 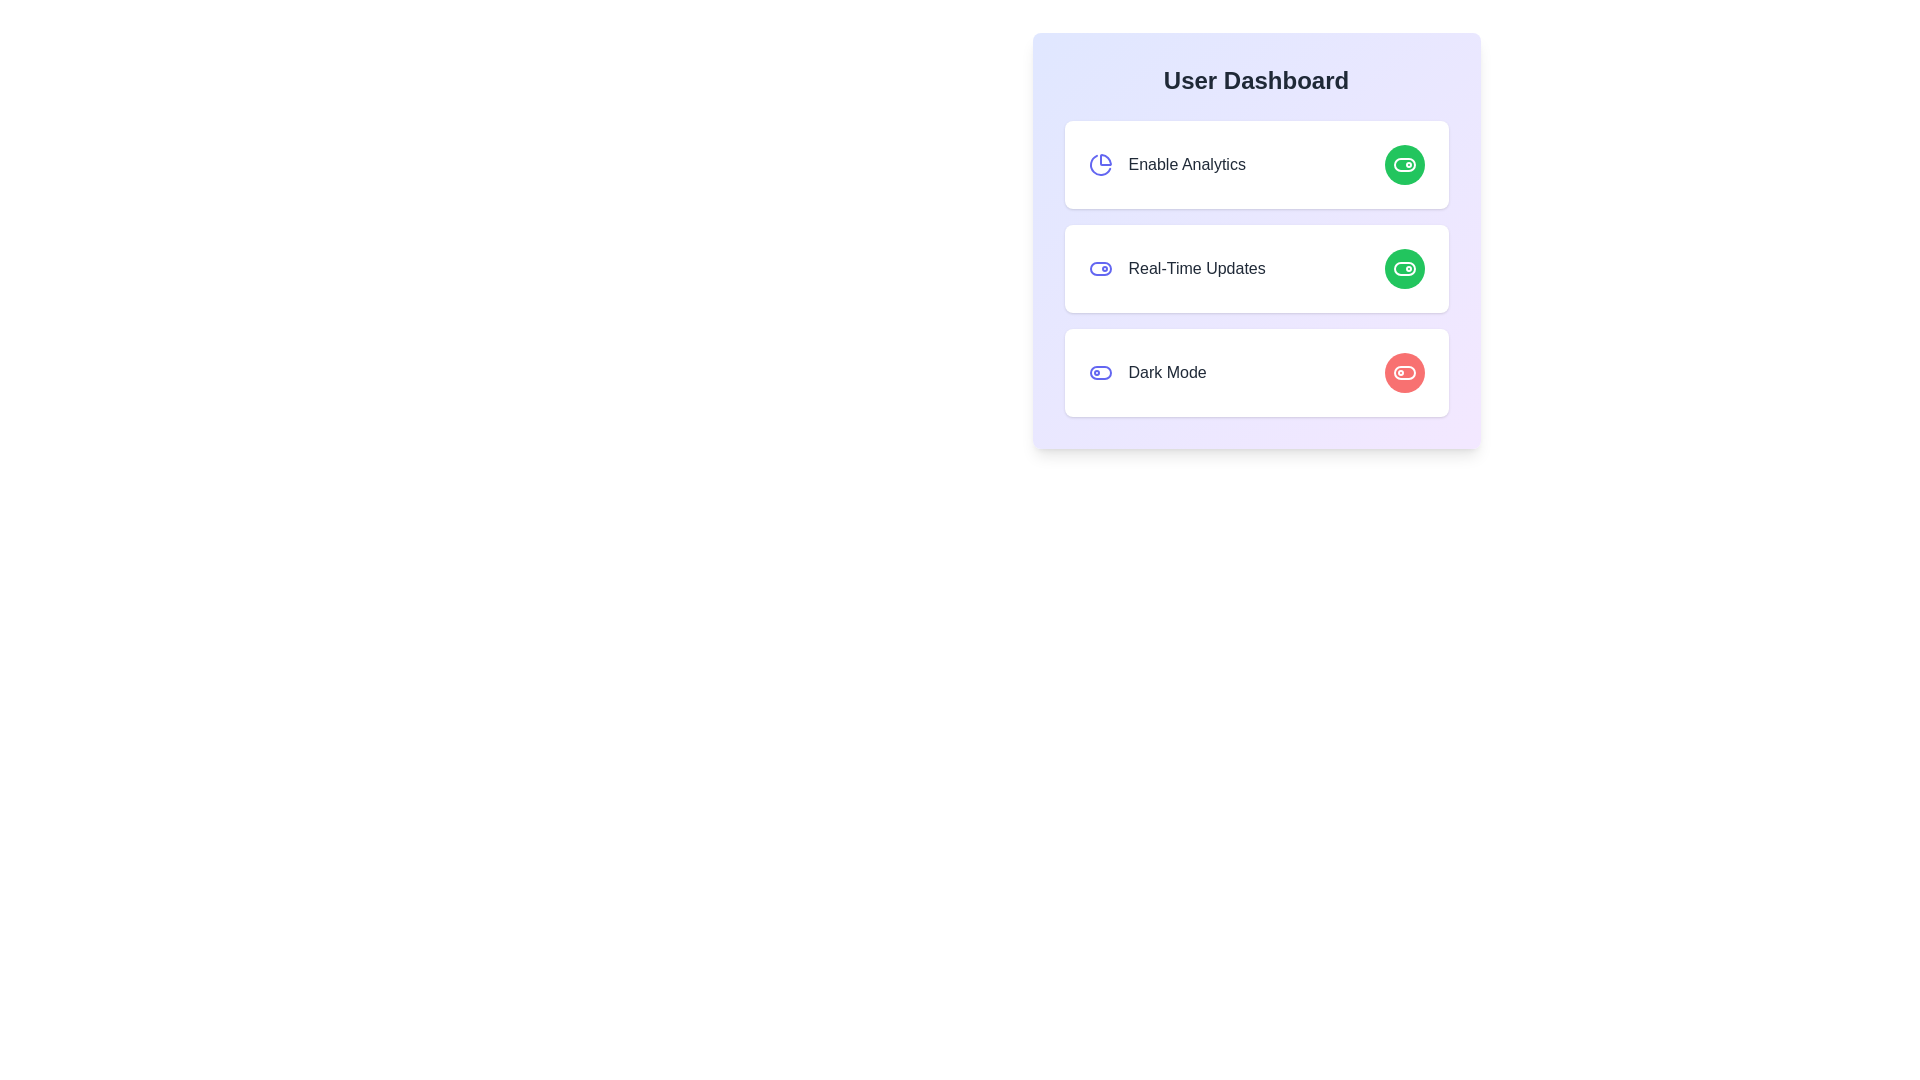 What do you see at coordinates (1099, 373) in the screenshot?
I see `the background element of the toggle switch next to the 'Dark Mode' label in the User Dashboard options panel` at bounding box center [1099, 373].